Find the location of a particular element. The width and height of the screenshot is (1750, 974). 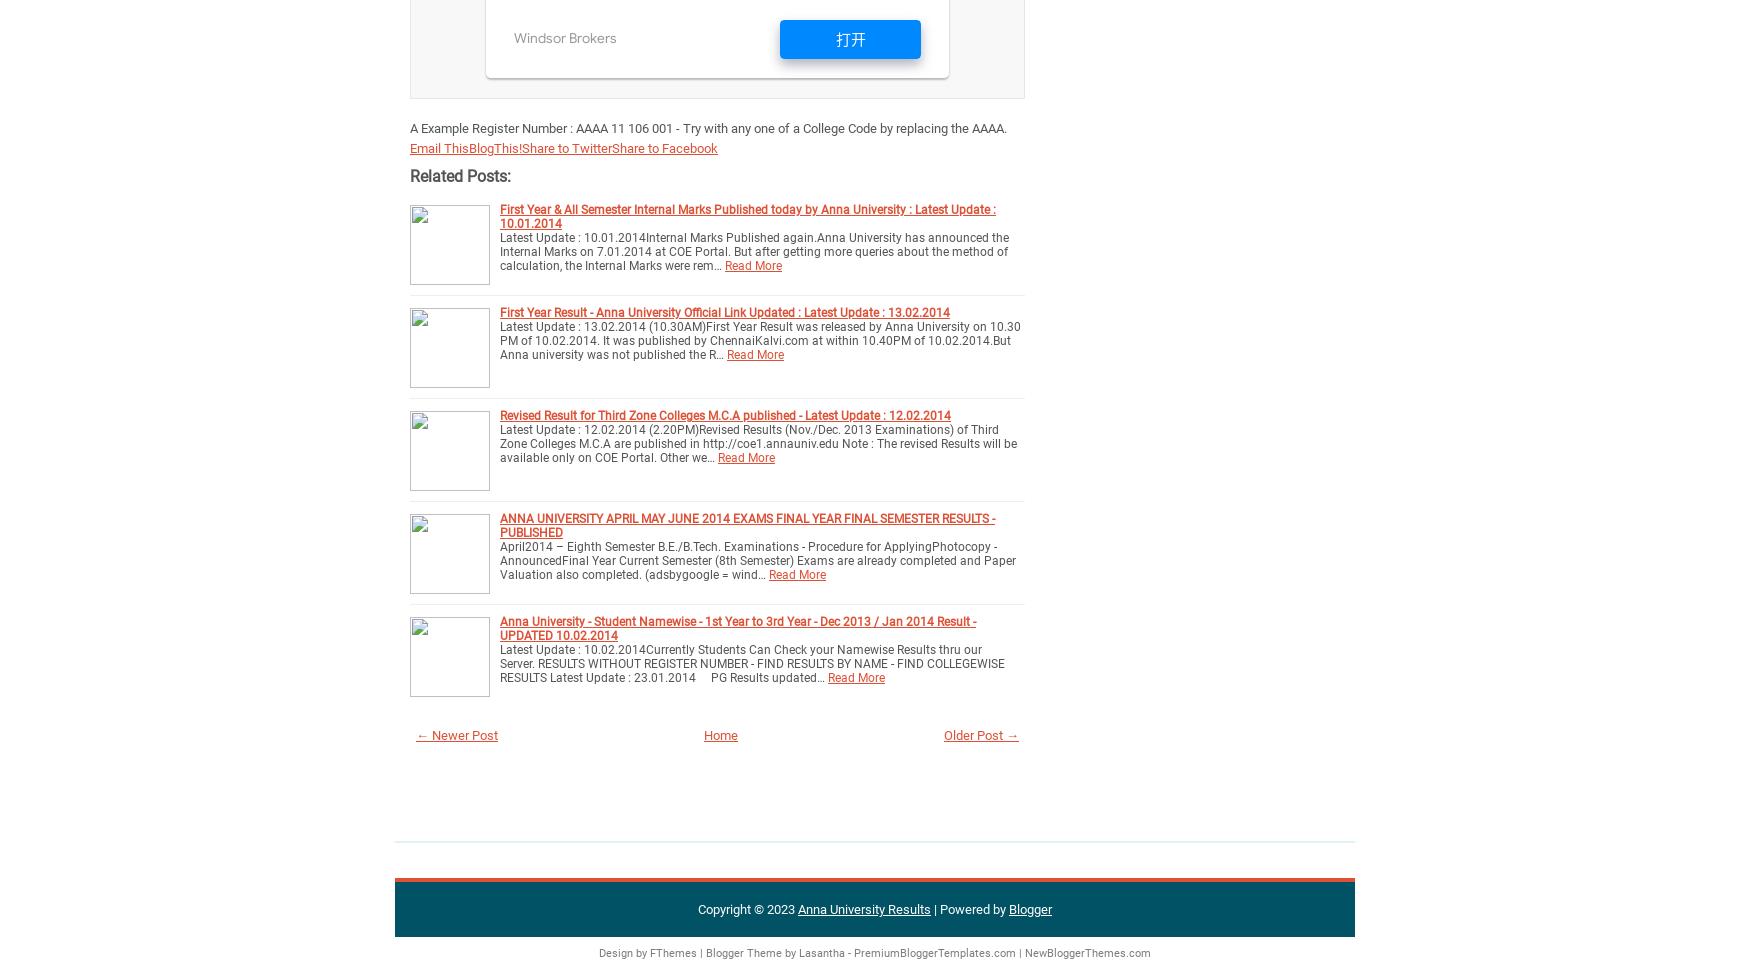

'2023' is located at coordinates (781, 908).